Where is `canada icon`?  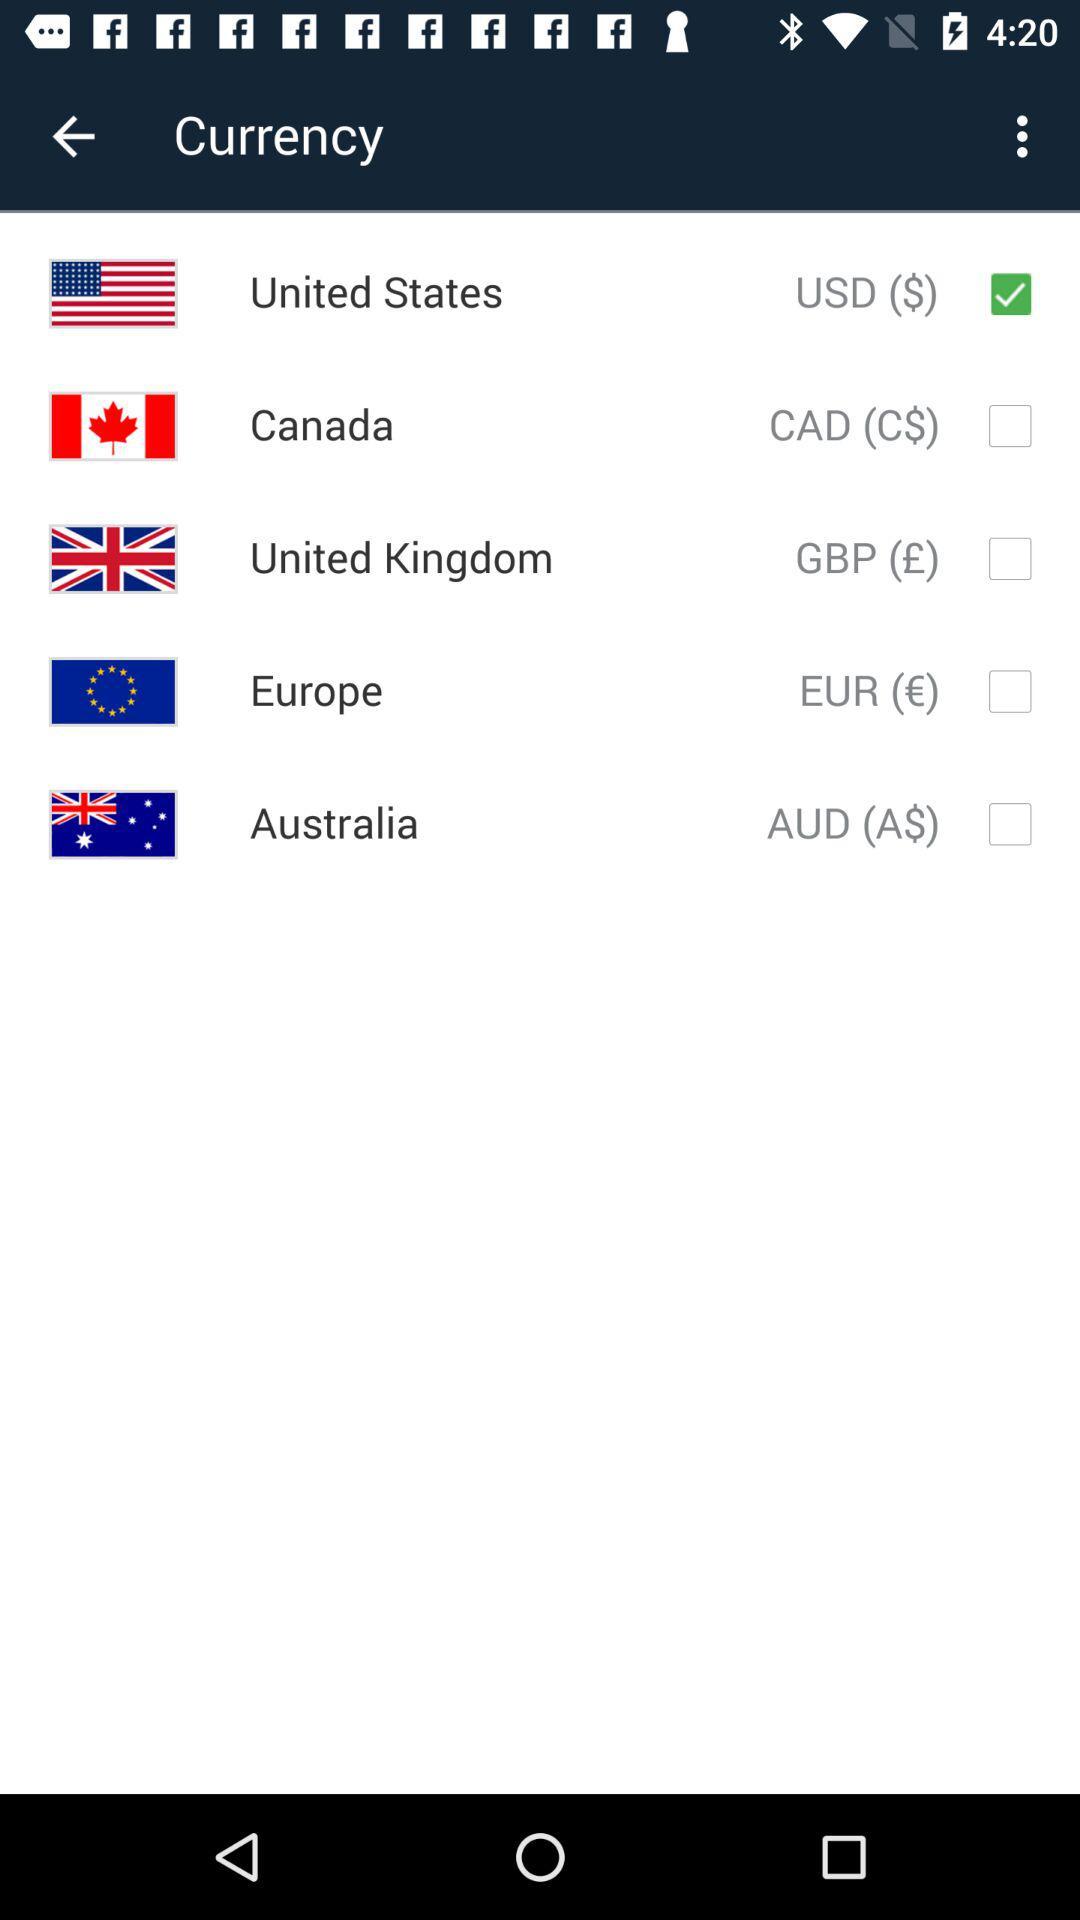
canada icon is located at coordinates (321, 425).